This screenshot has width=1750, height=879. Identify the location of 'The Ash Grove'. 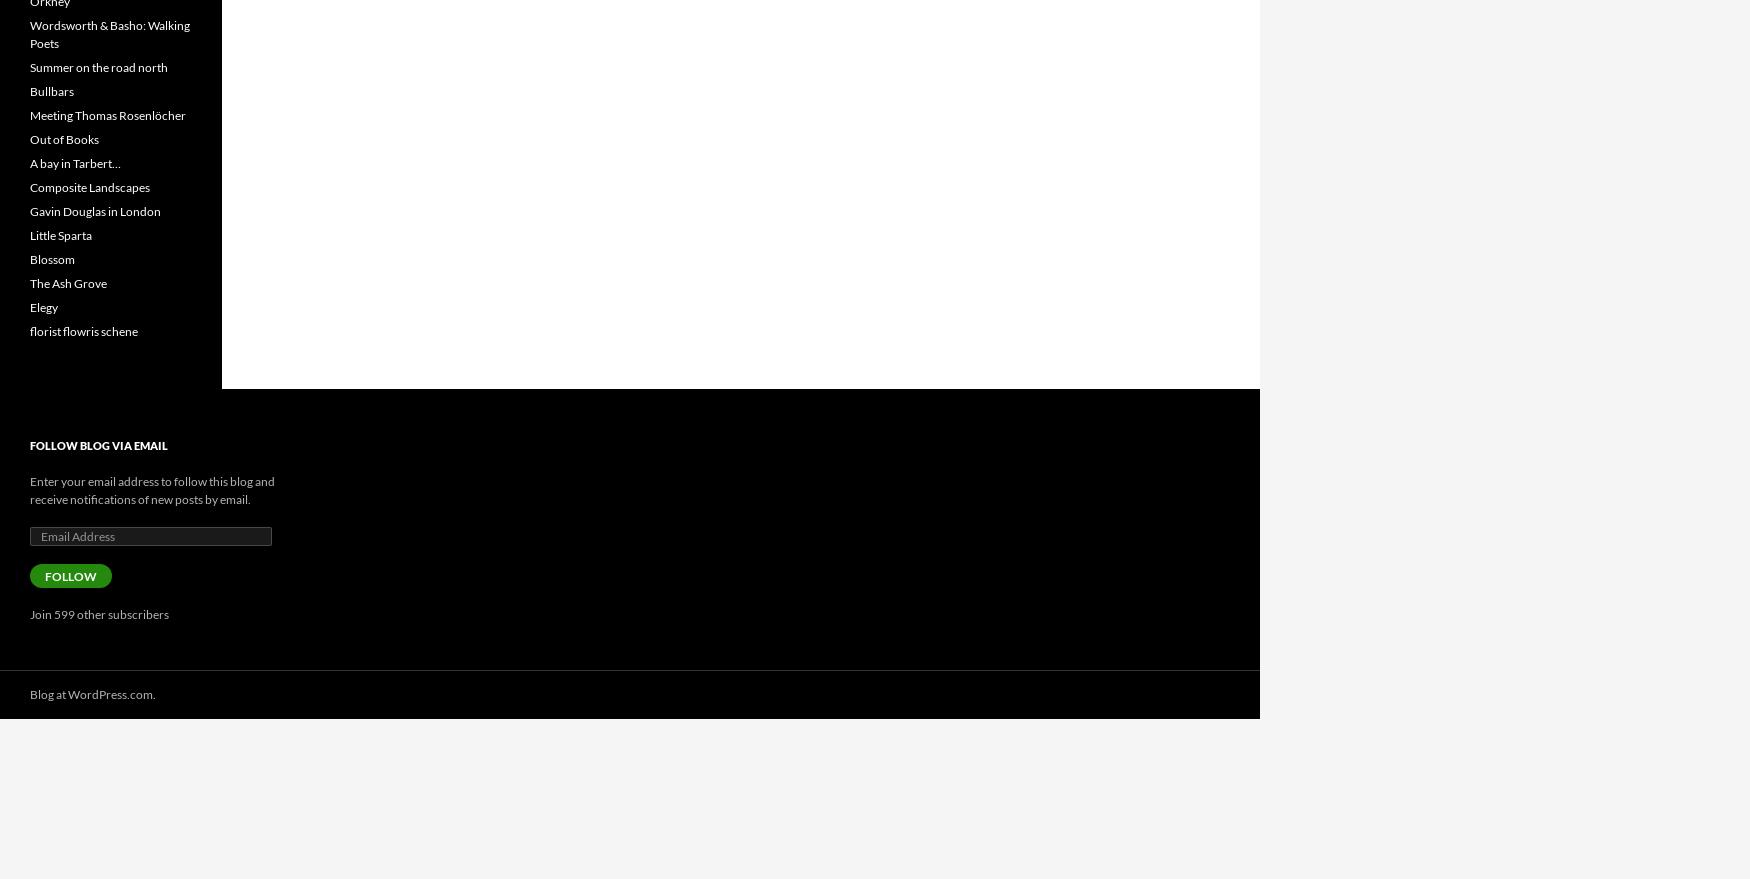
(68, 283).